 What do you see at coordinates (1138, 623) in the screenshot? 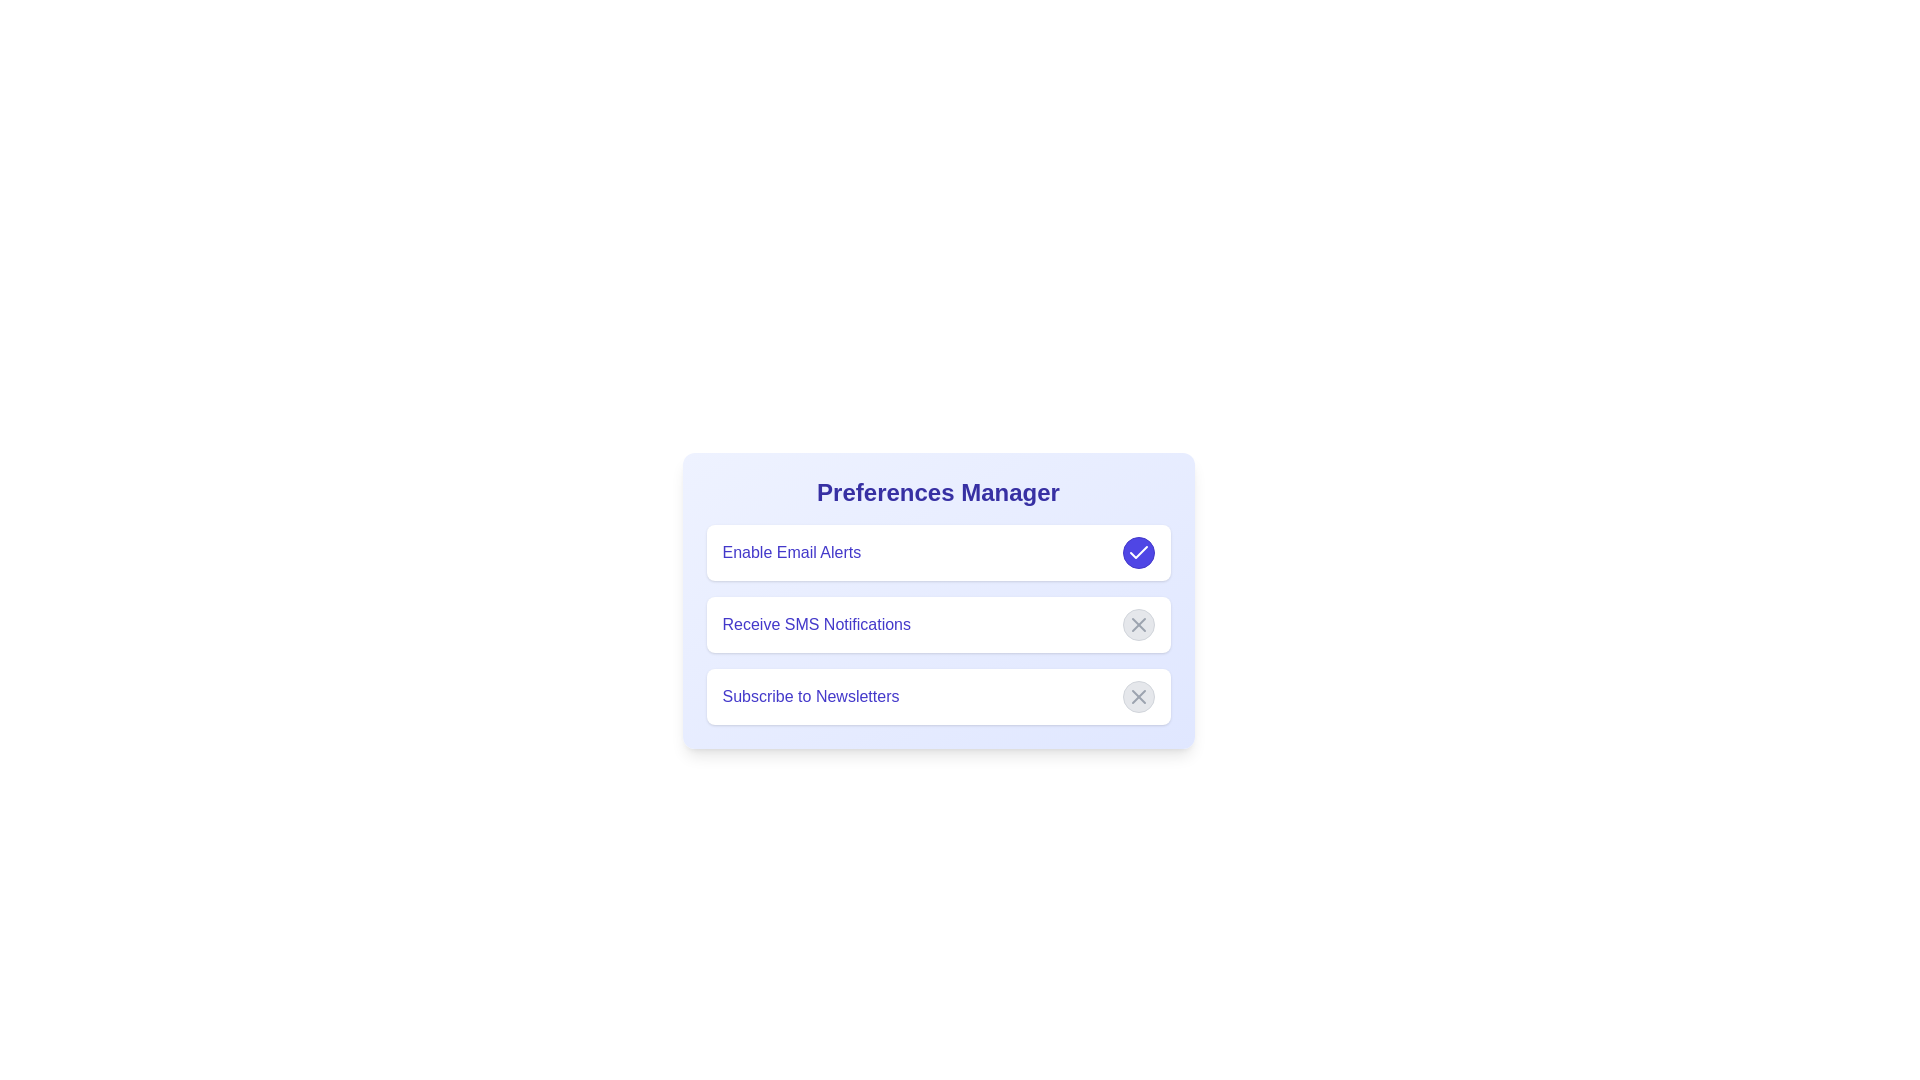
I see `the gray 'X' icon located on the far right of the third row in the 'Preferences Manager' settings menu` at bounding box center [1138, 623].